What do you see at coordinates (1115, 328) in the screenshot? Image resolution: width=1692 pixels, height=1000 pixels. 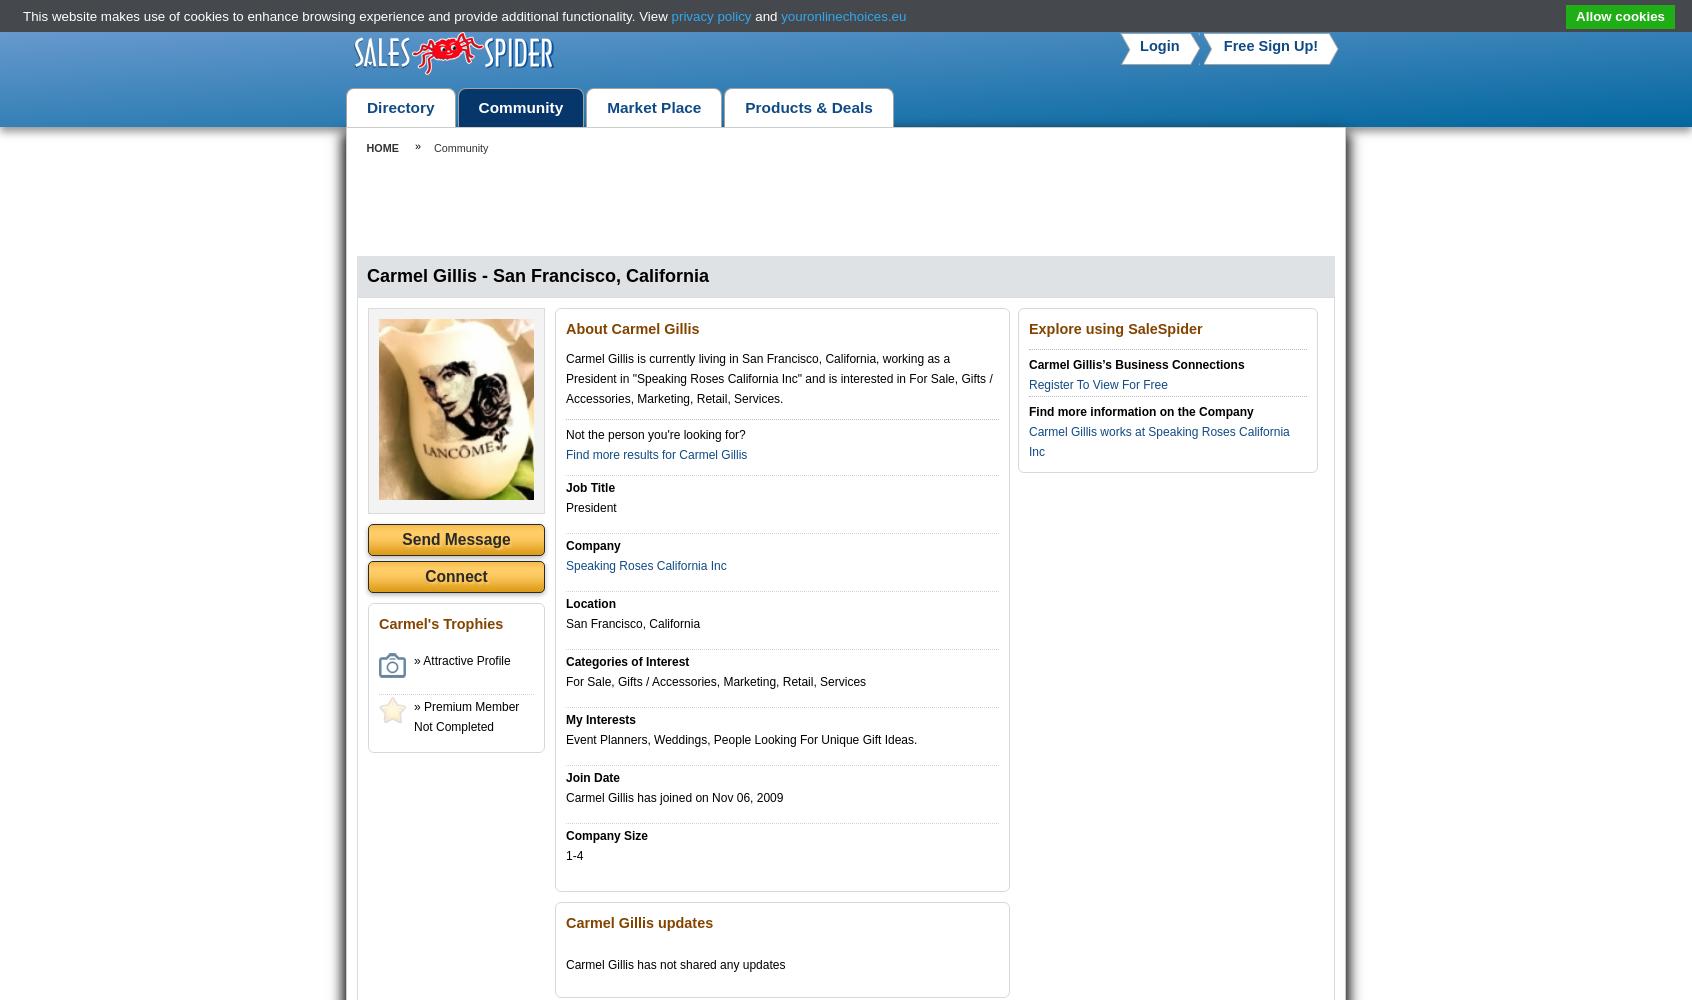 I see `'Explore using SaleSpider'` at bounding box center [1115, 328].